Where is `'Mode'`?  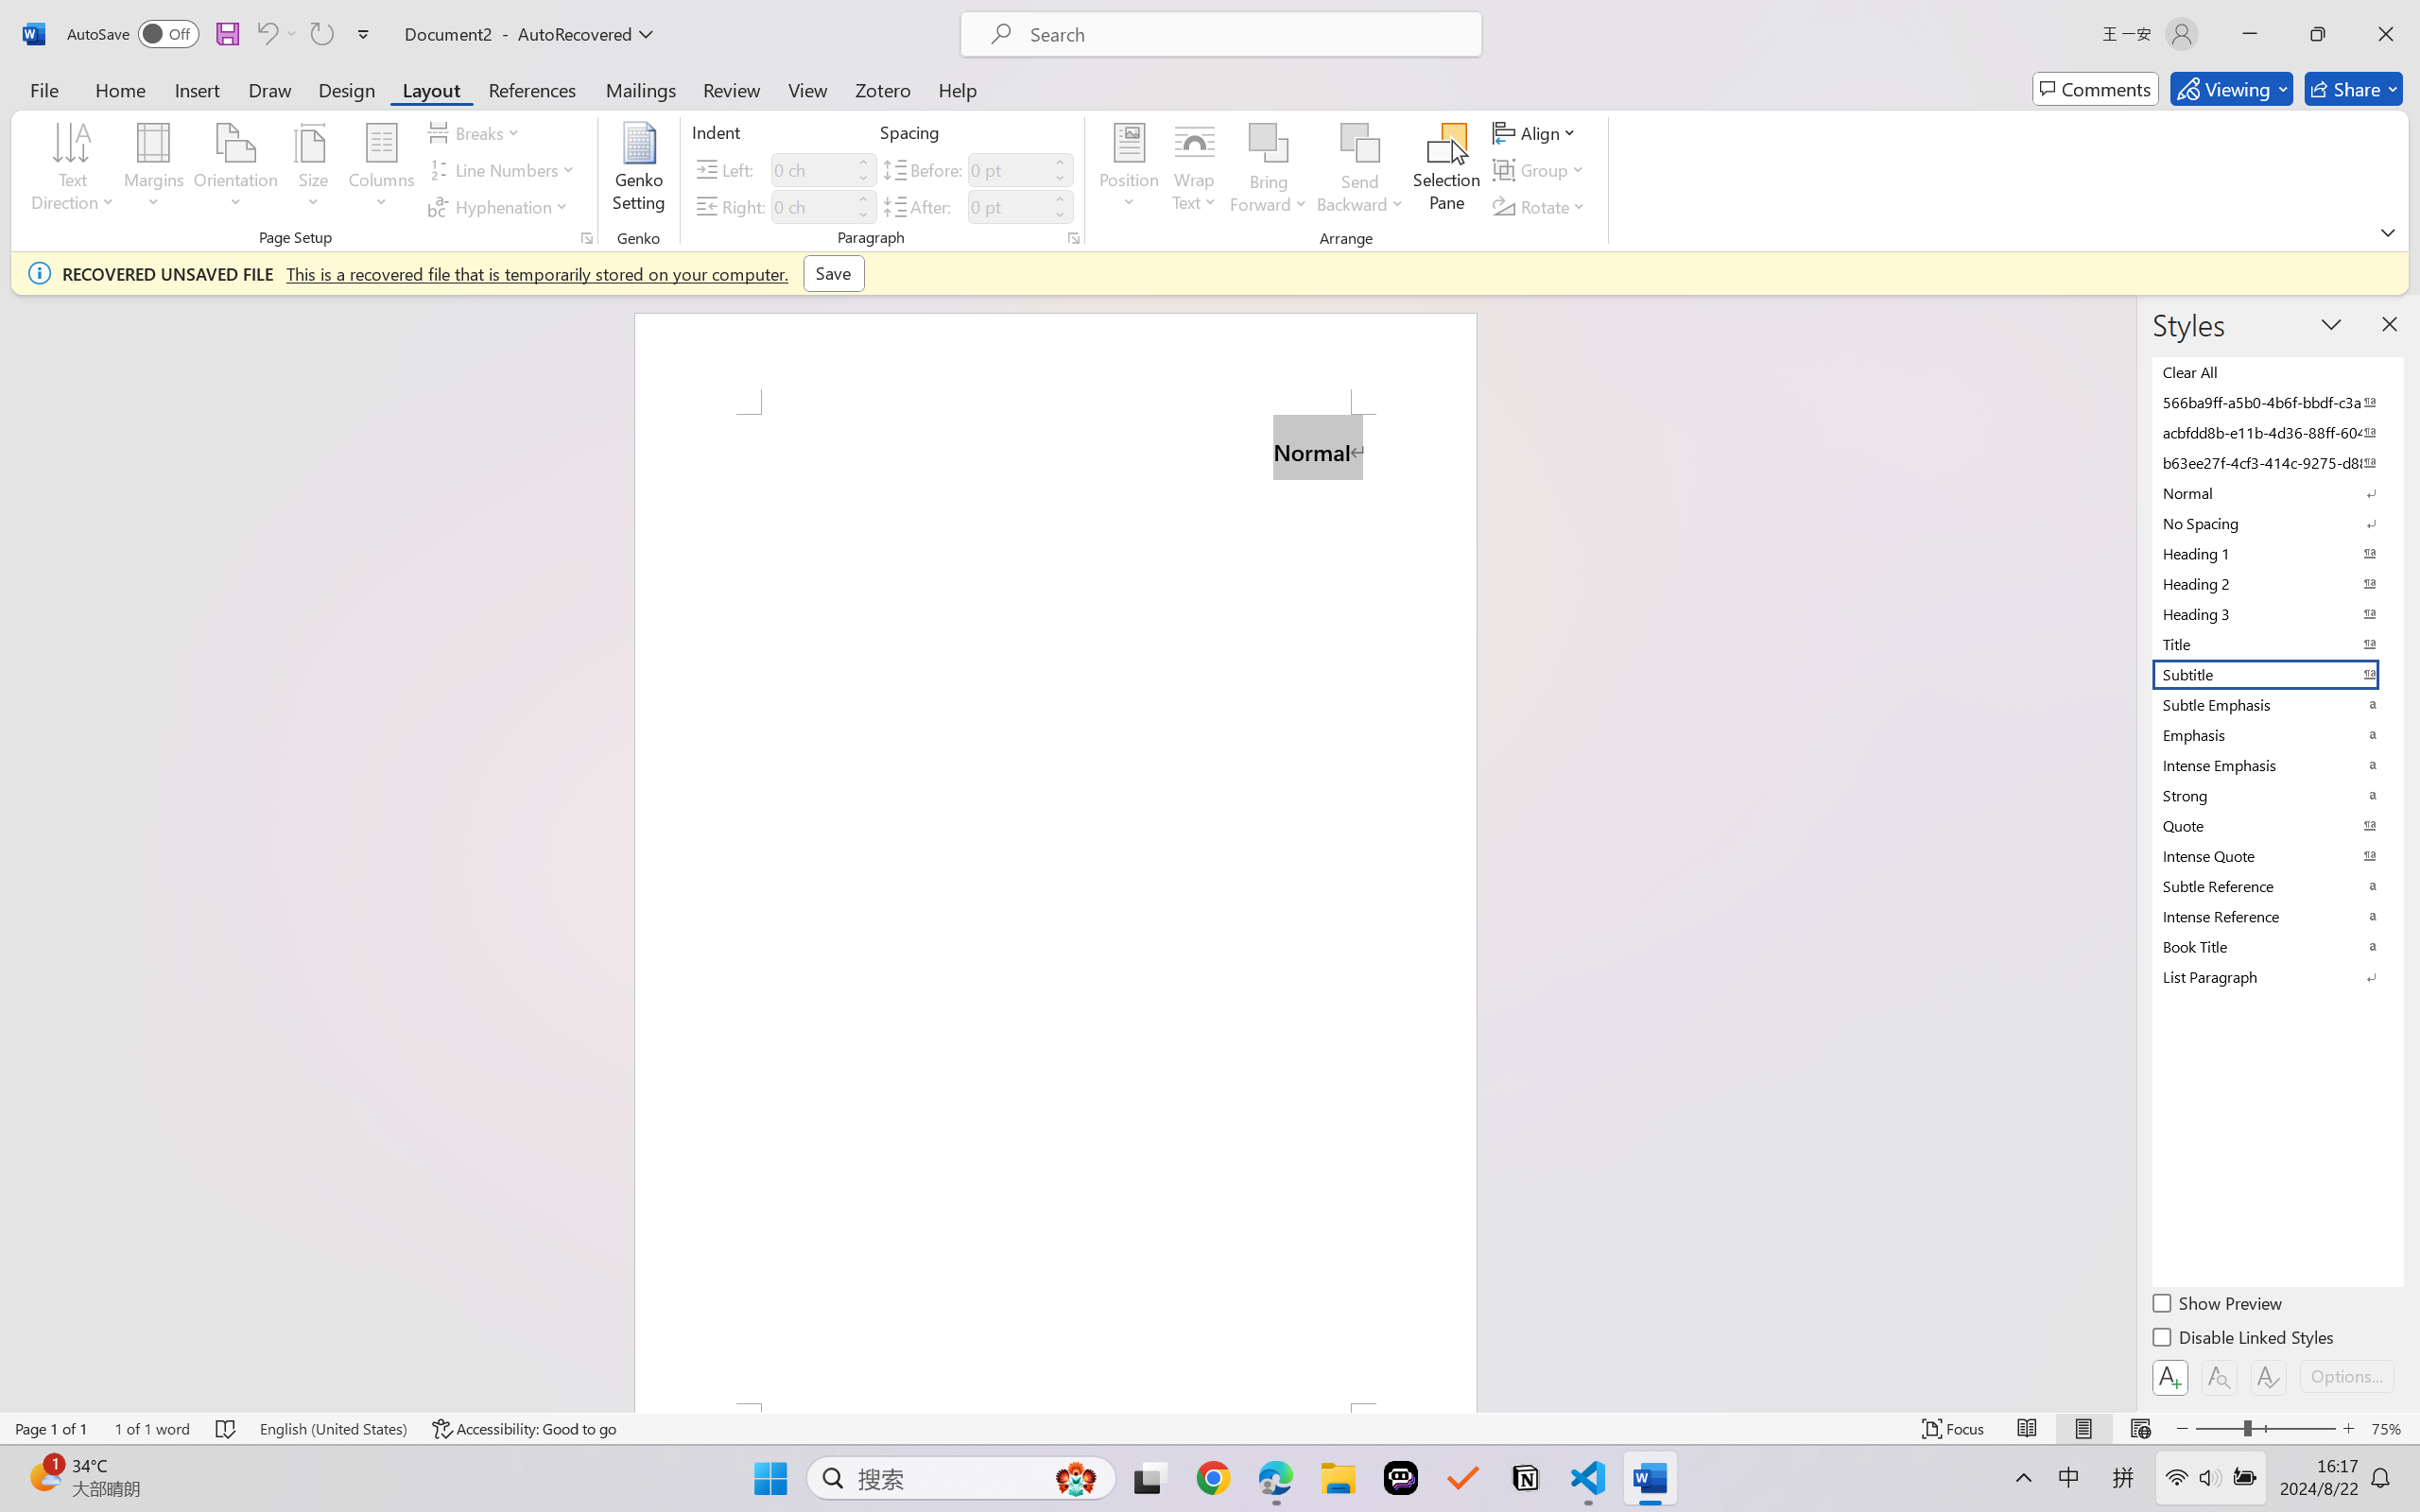 'Mode' is located at coordinates (2231, 88).